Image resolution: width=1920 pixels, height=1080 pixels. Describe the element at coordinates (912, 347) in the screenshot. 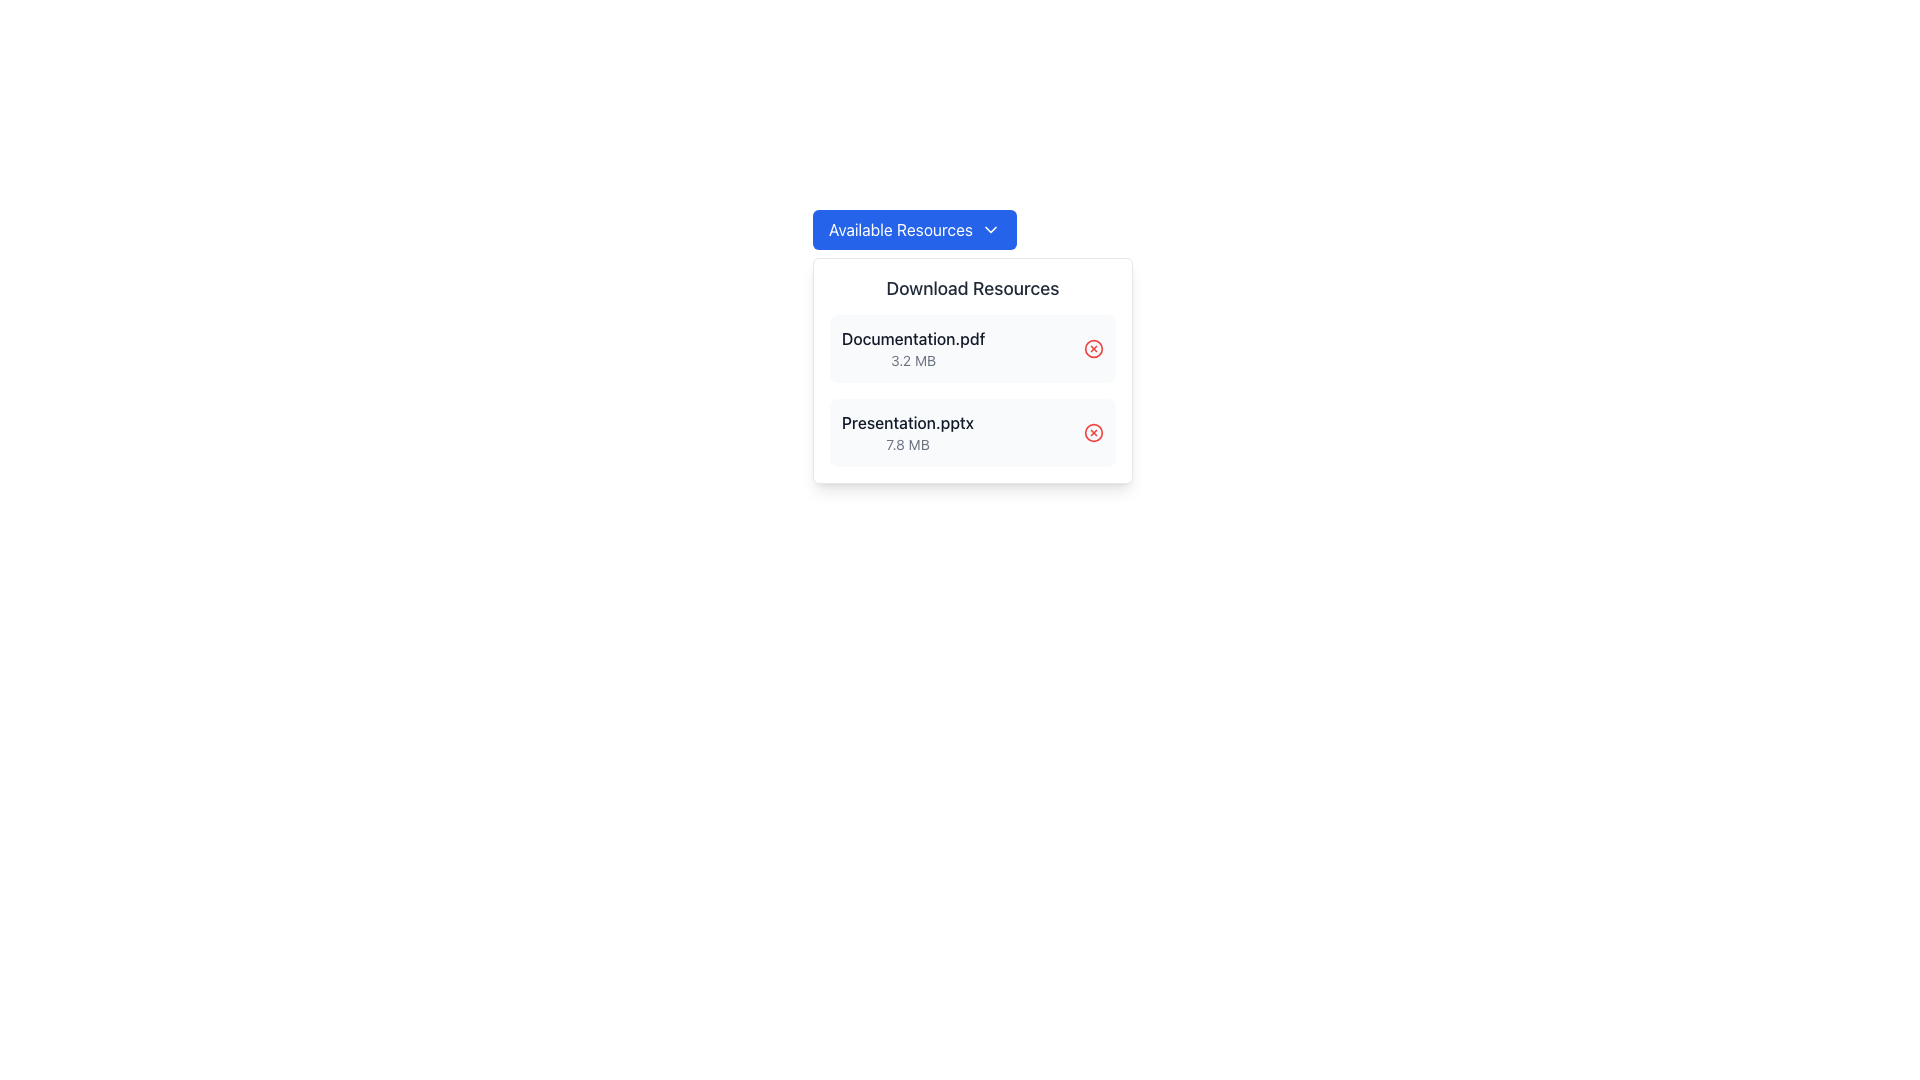

I see `the Text Label displaying 'Documentation.pdf' in the file listing pop-up below the 'Download Resources' heading` at that location.